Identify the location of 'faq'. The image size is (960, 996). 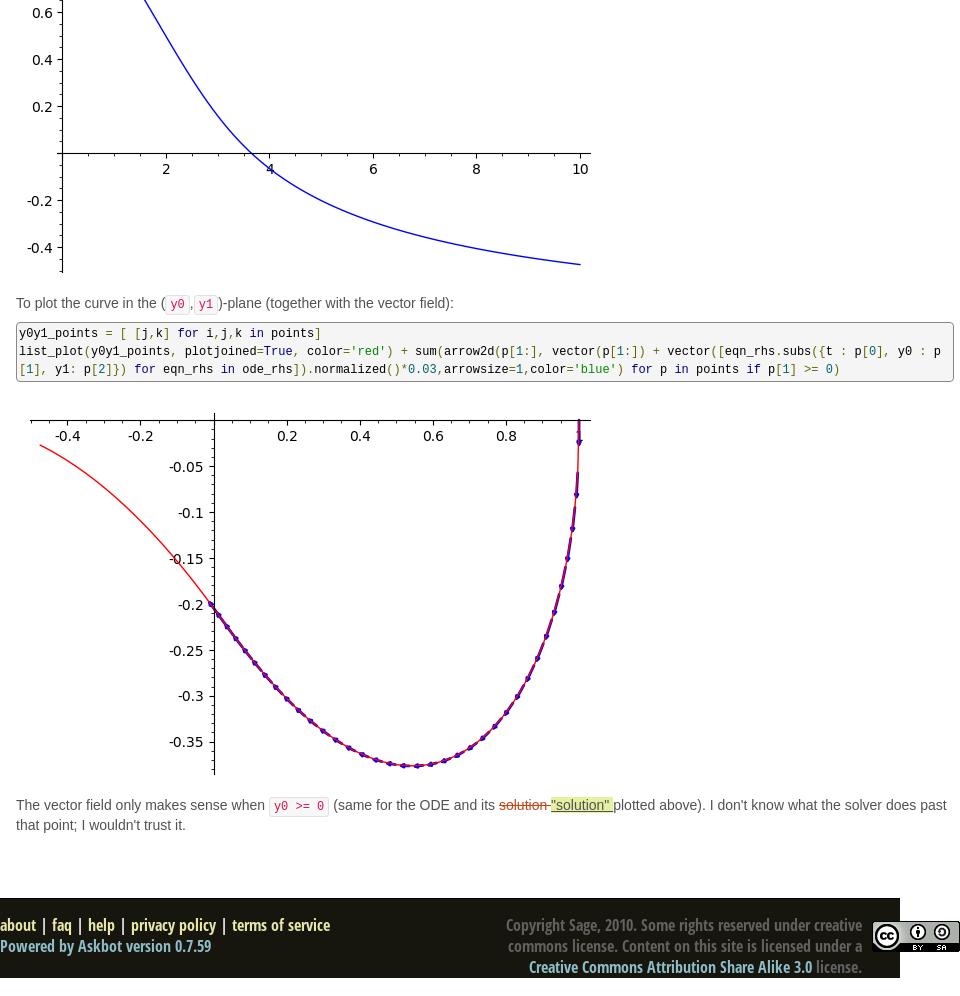
(51, 924).